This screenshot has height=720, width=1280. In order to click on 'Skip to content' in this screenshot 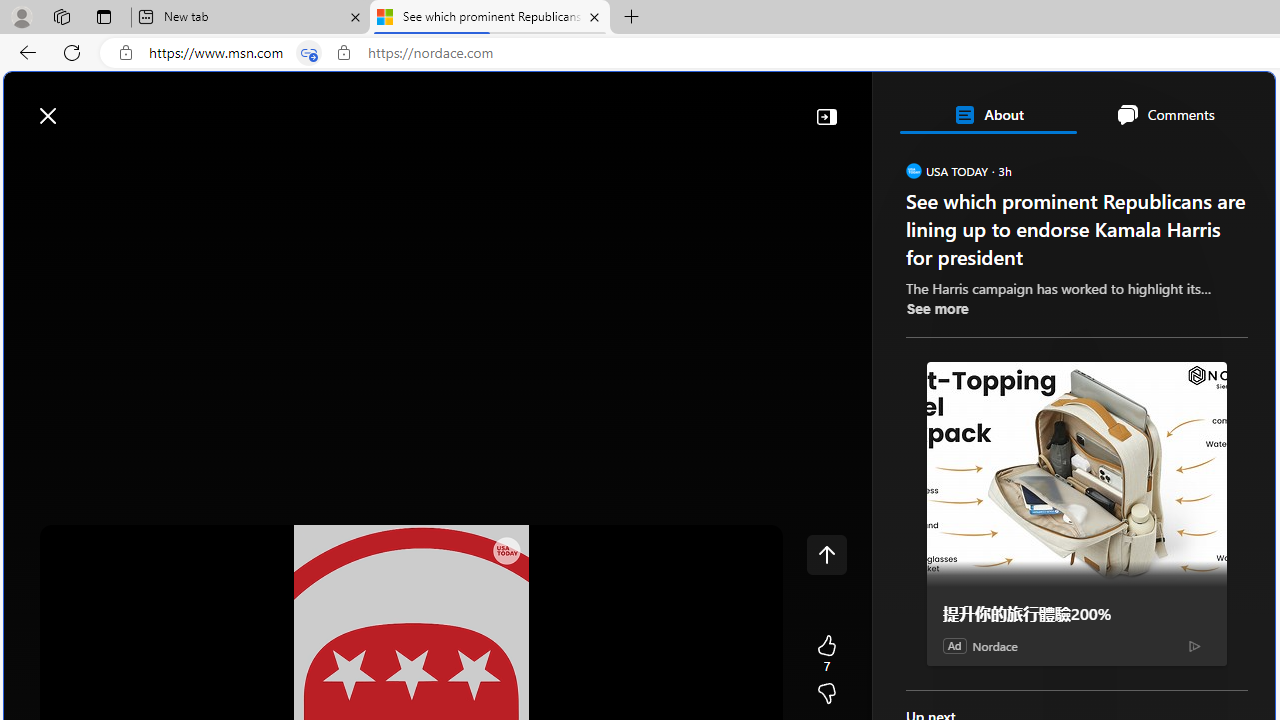, I will do `click(86, 105)`.